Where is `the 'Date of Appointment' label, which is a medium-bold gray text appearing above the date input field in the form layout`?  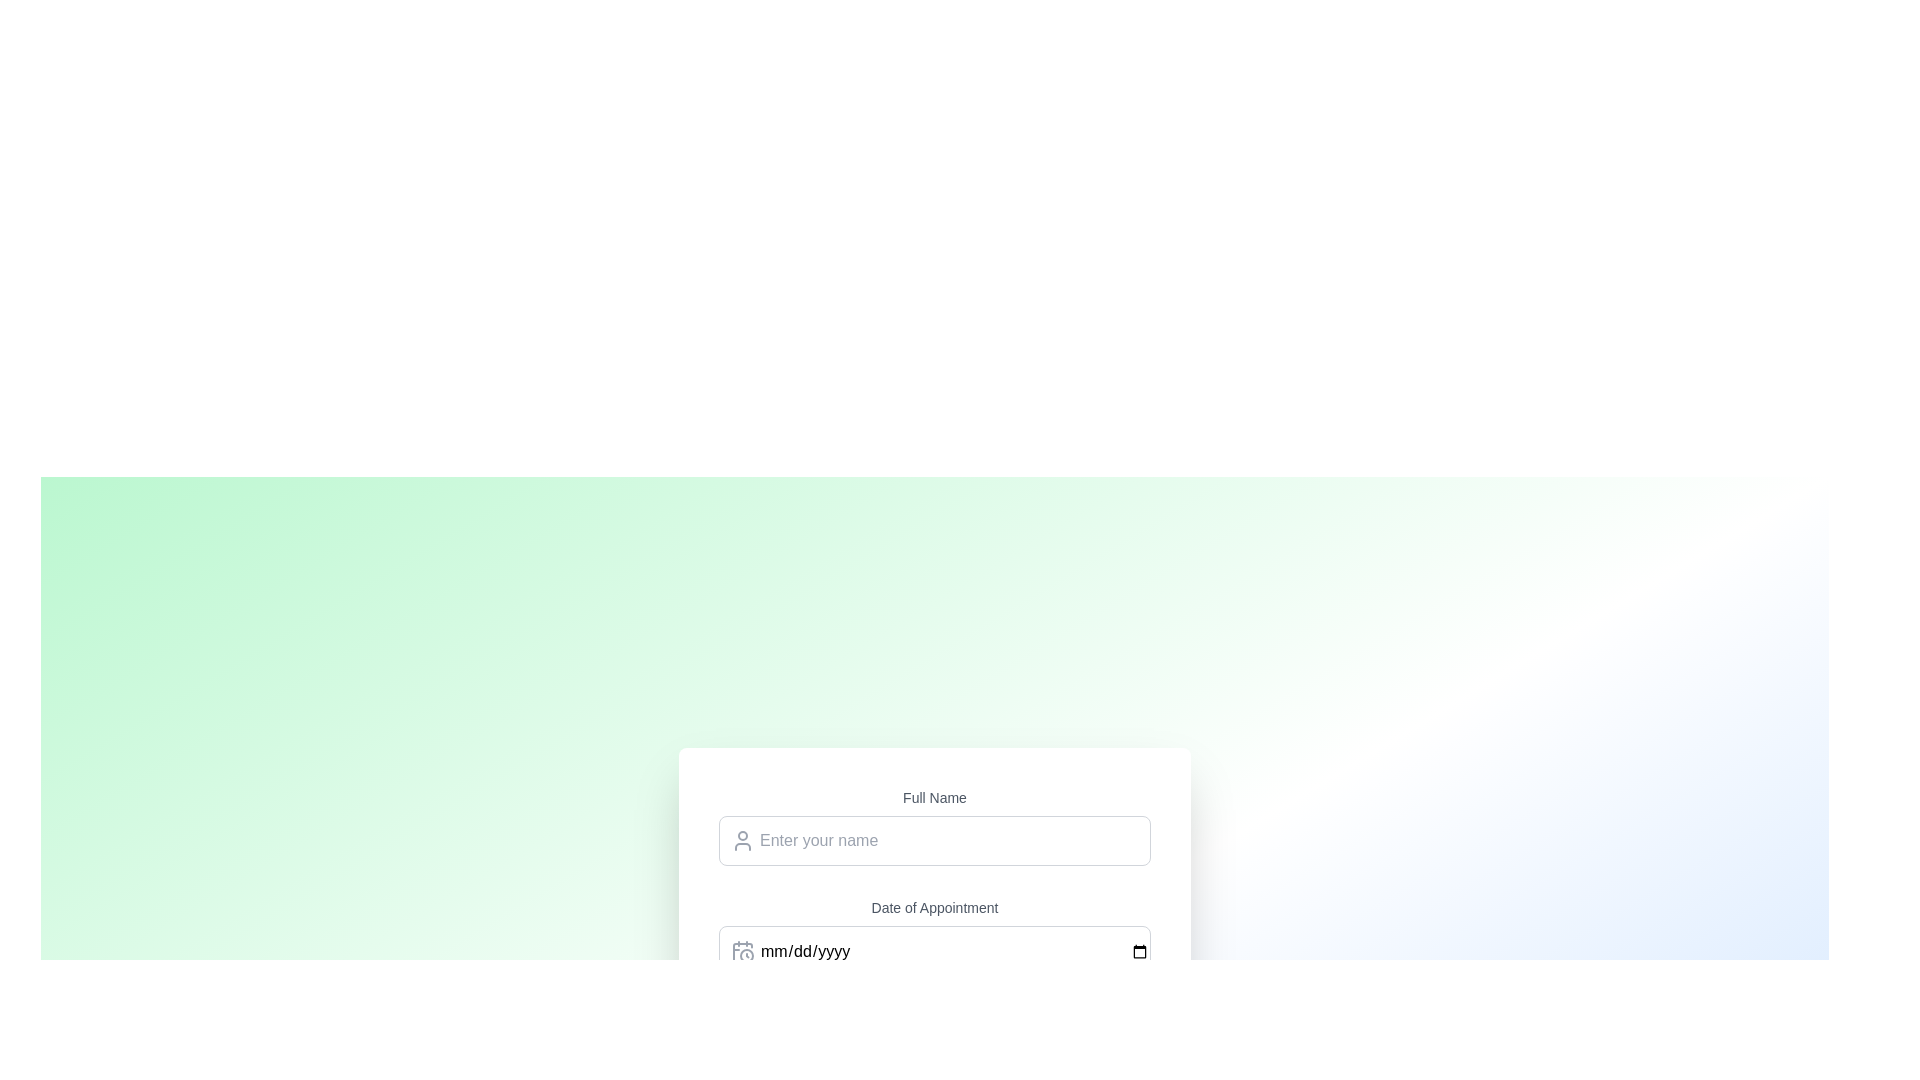
the 'Date of Appointment' label, which is a medium-bold gray text appearing above the date input field in the form layout is located at coordinates (934, 907).